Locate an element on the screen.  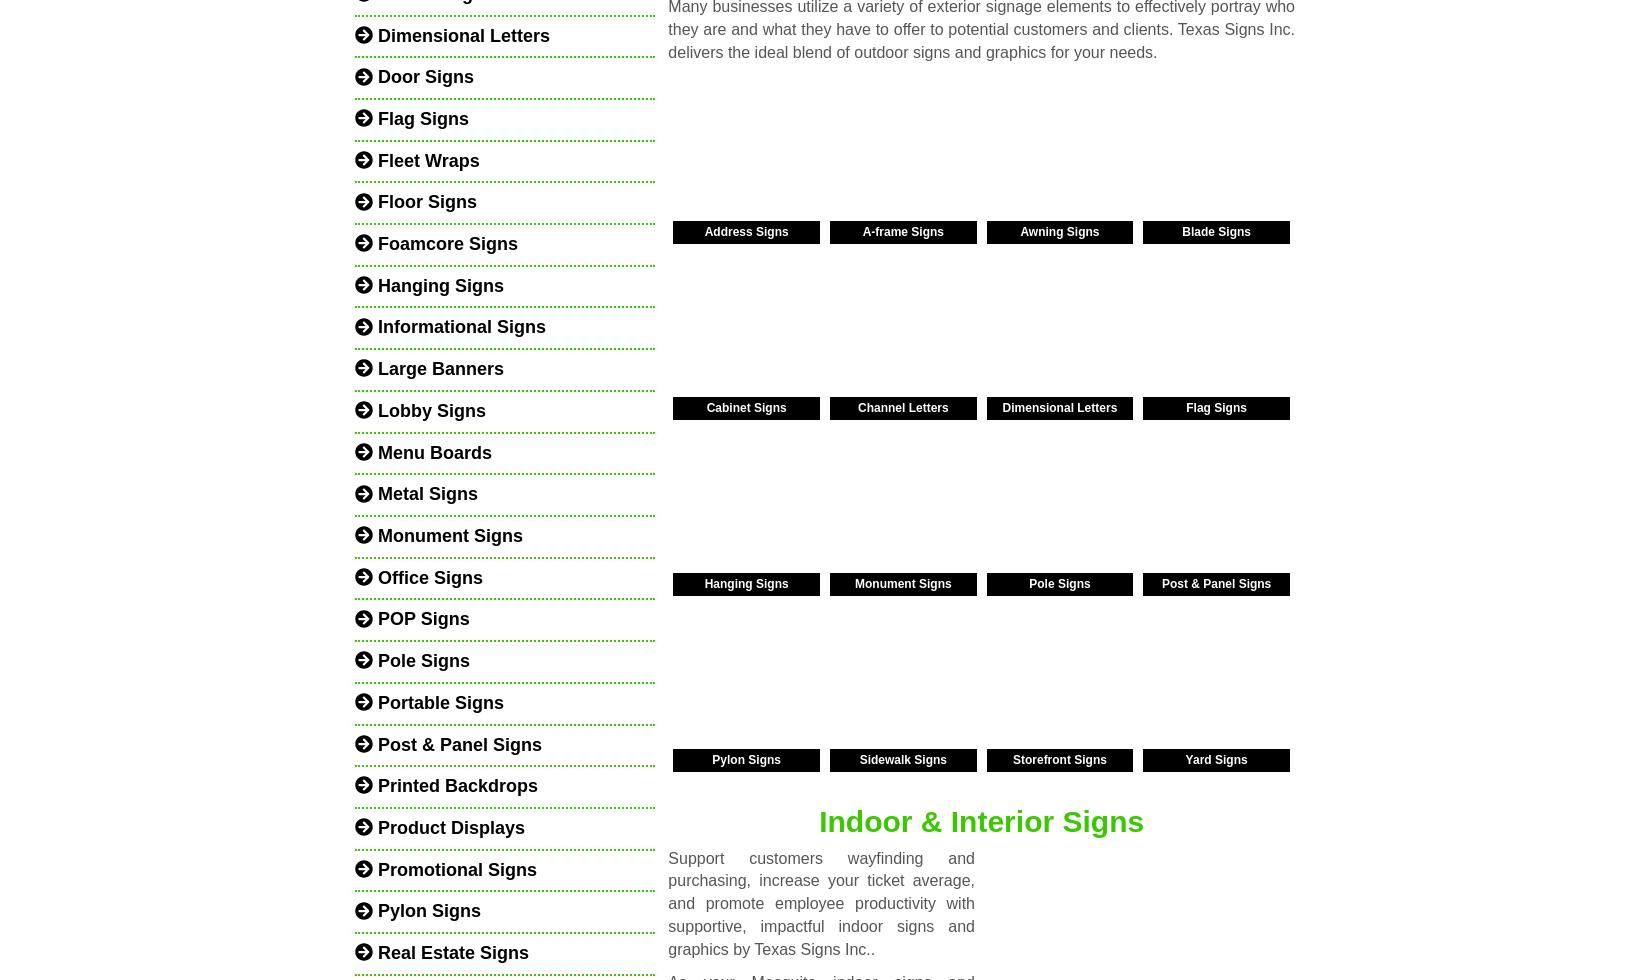
'Storefront Signs' is located at coordinates (1058, 759).